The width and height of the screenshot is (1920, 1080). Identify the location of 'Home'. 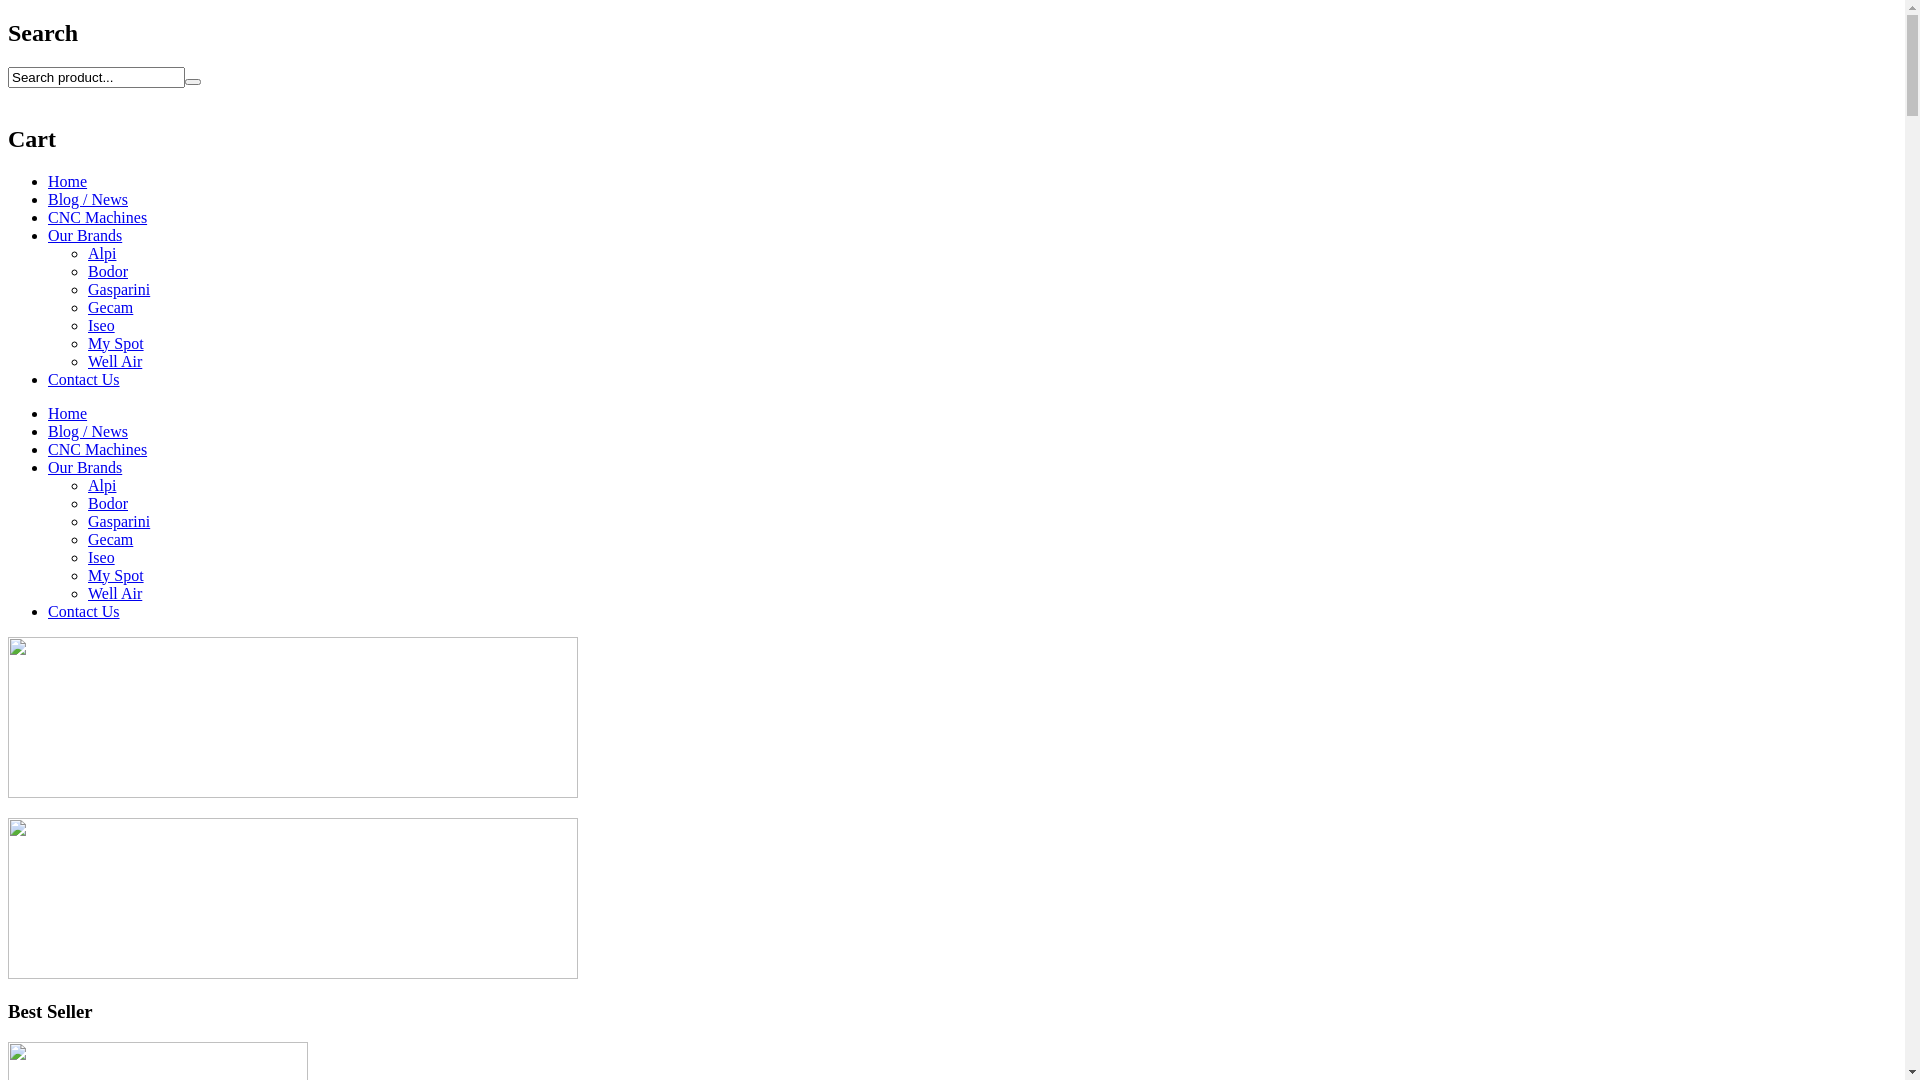
(67, 412).